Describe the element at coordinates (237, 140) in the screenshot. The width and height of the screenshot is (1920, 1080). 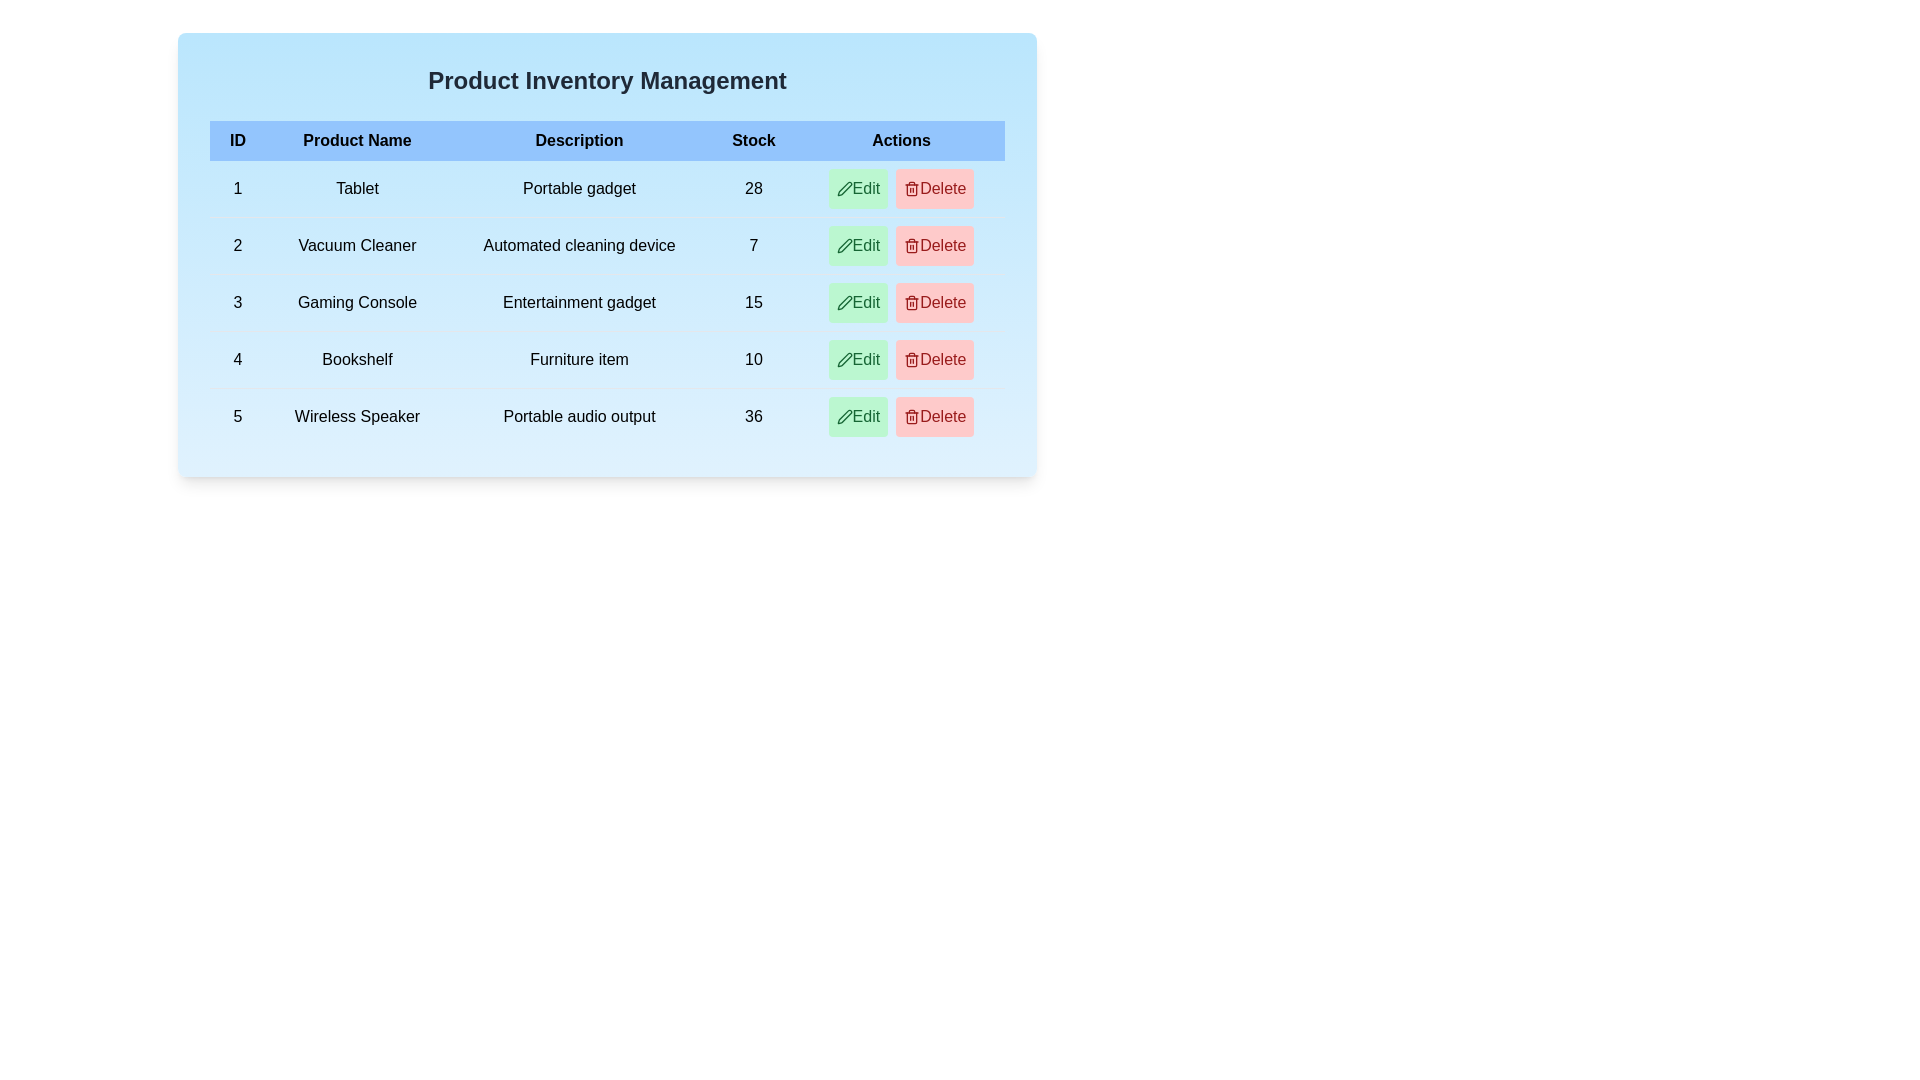
I see `the 'ID' header label, which is the first element in a horizontal header row, displayed in bold black font on a light blue background` at that location.